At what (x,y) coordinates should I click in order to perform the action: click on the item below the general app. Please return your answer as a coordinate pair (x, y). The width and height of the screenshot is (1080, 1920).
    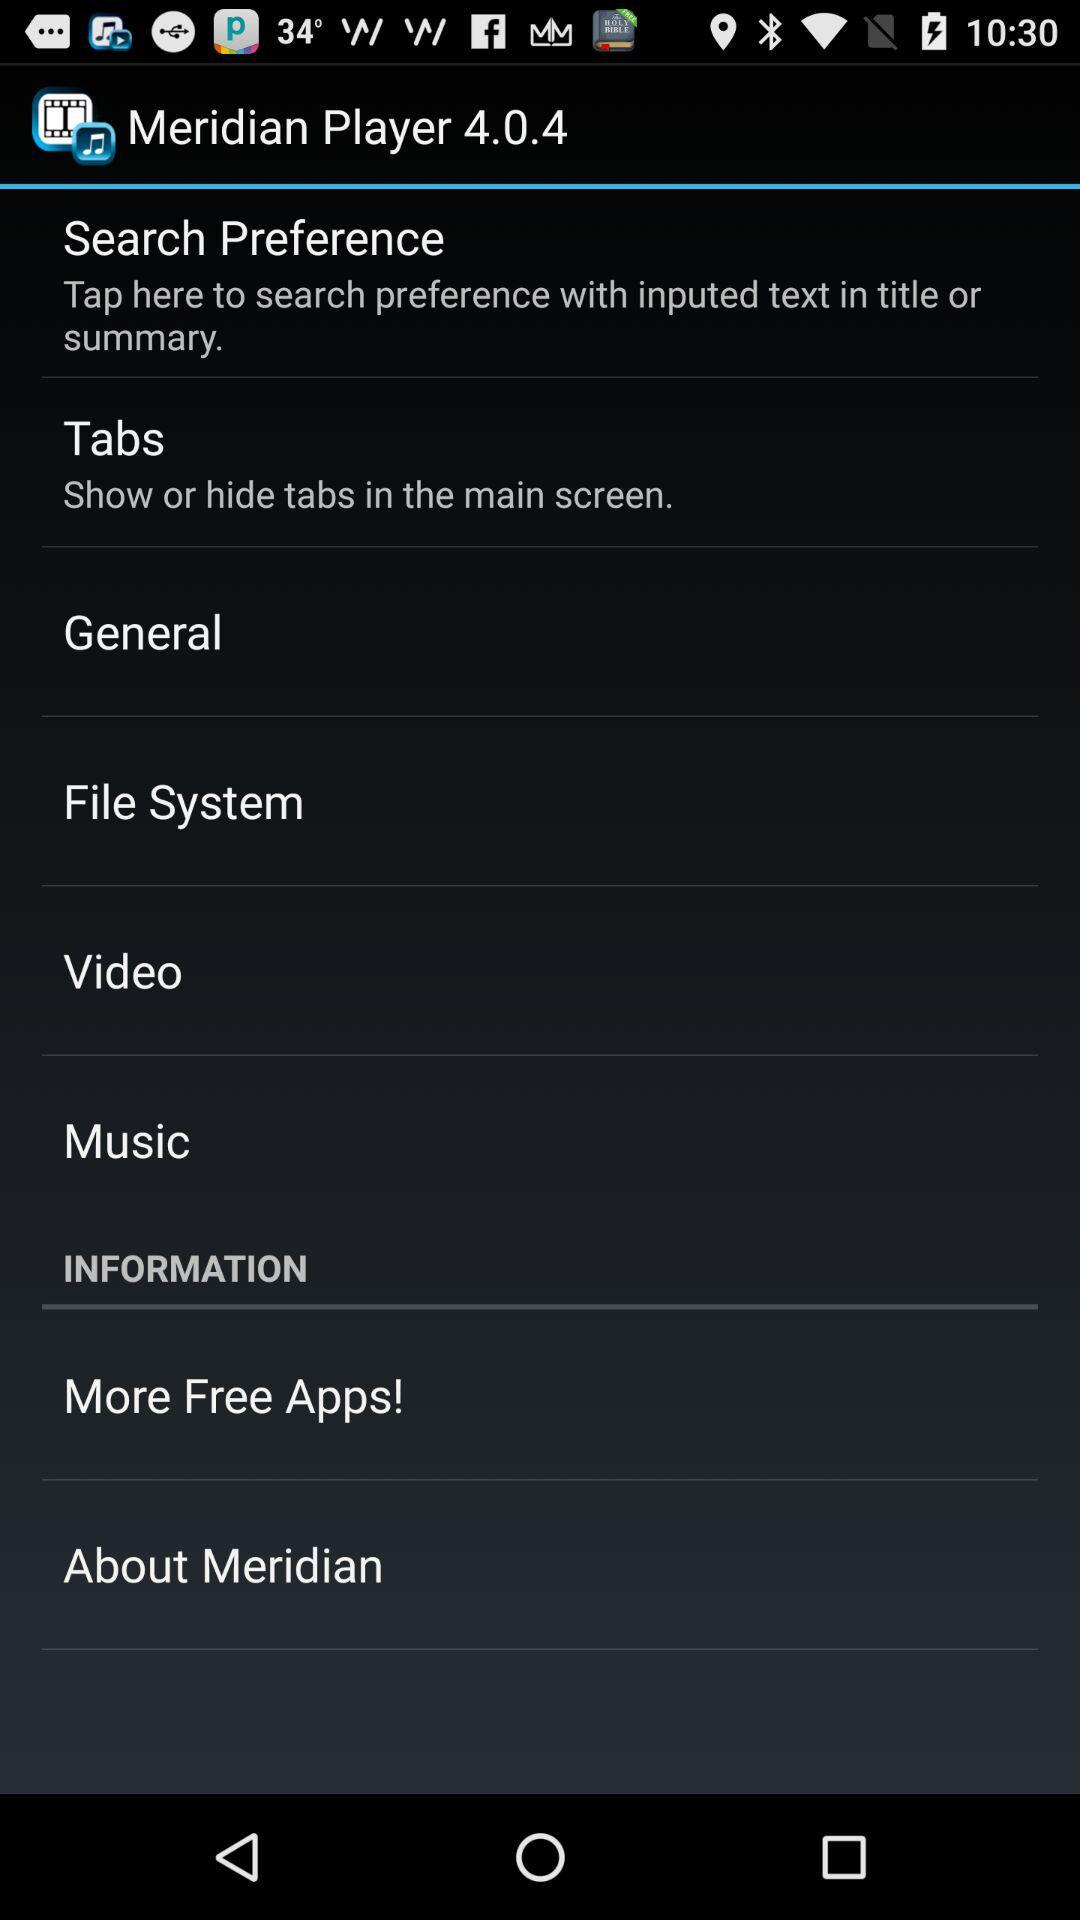
    Looking at the image, I should click on (183, 800).